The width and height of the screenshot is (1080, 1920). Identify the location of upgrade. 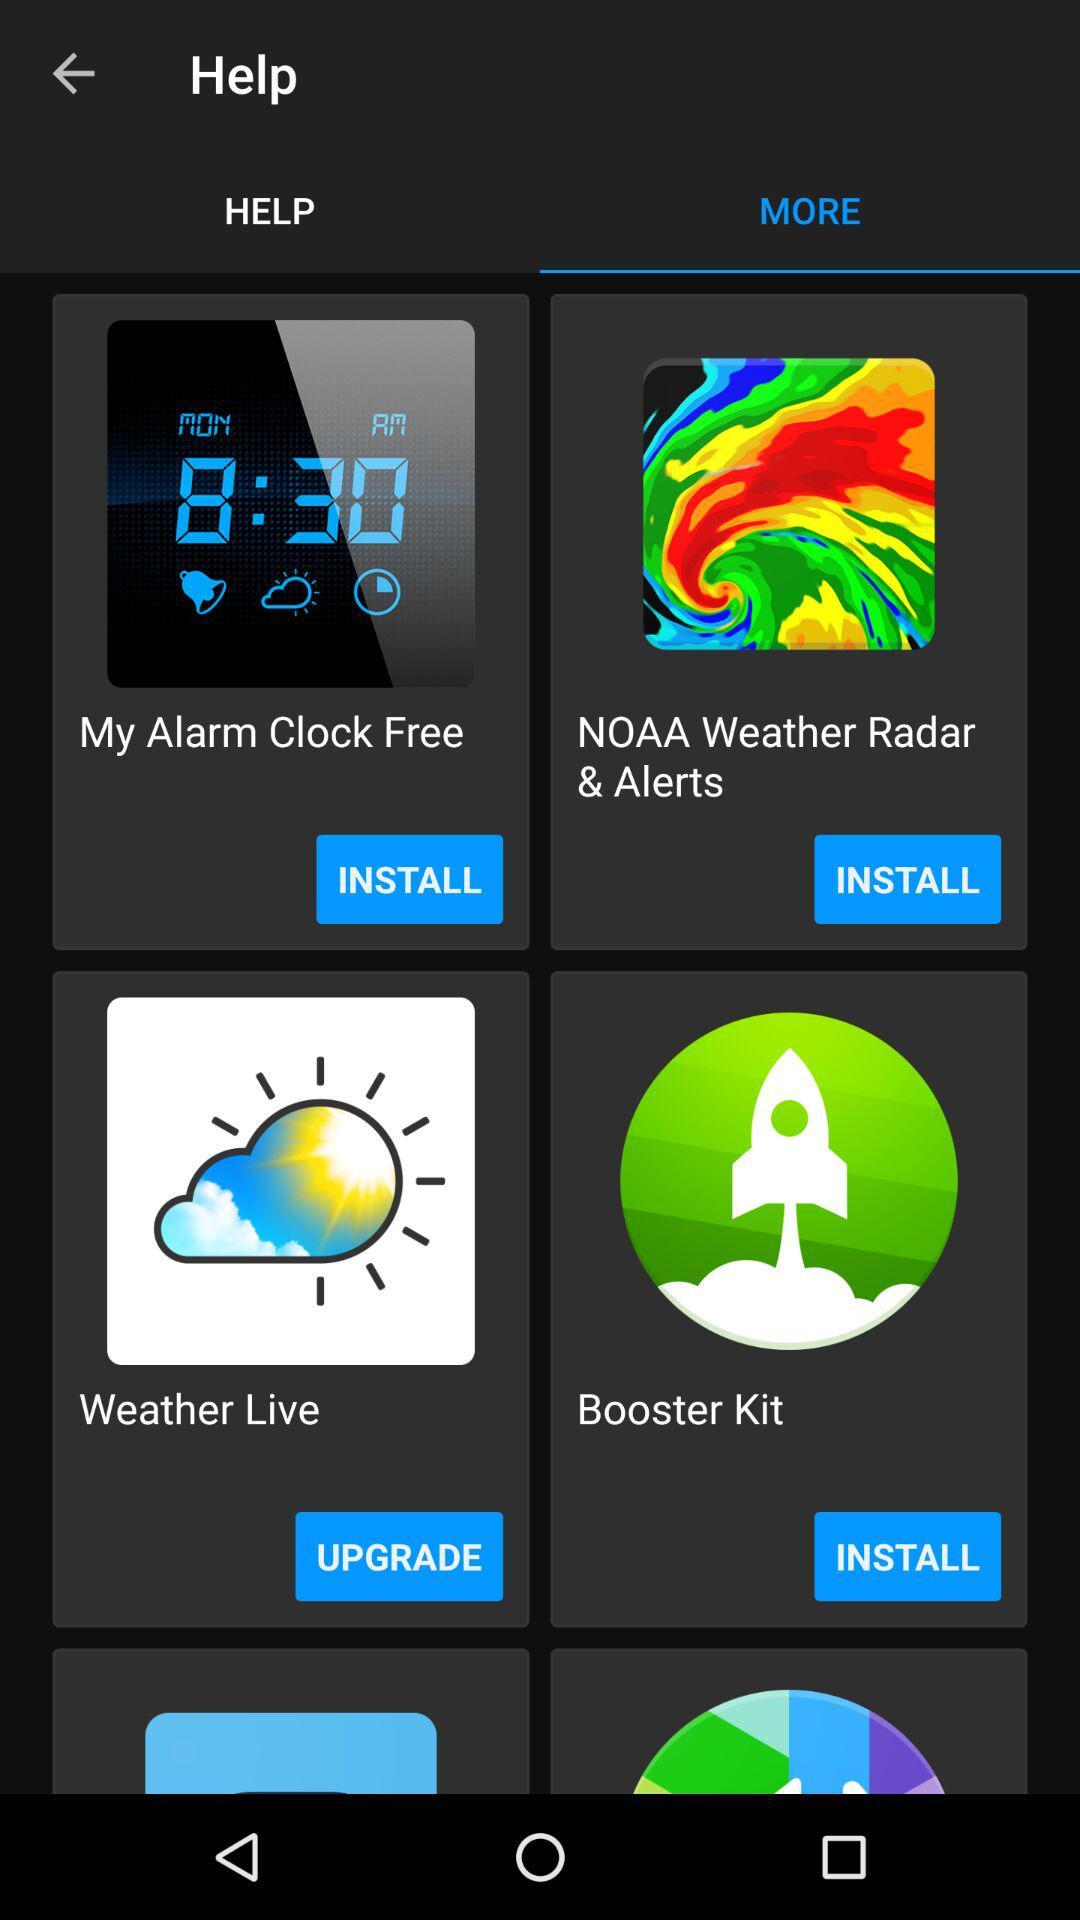
(399, 1555).